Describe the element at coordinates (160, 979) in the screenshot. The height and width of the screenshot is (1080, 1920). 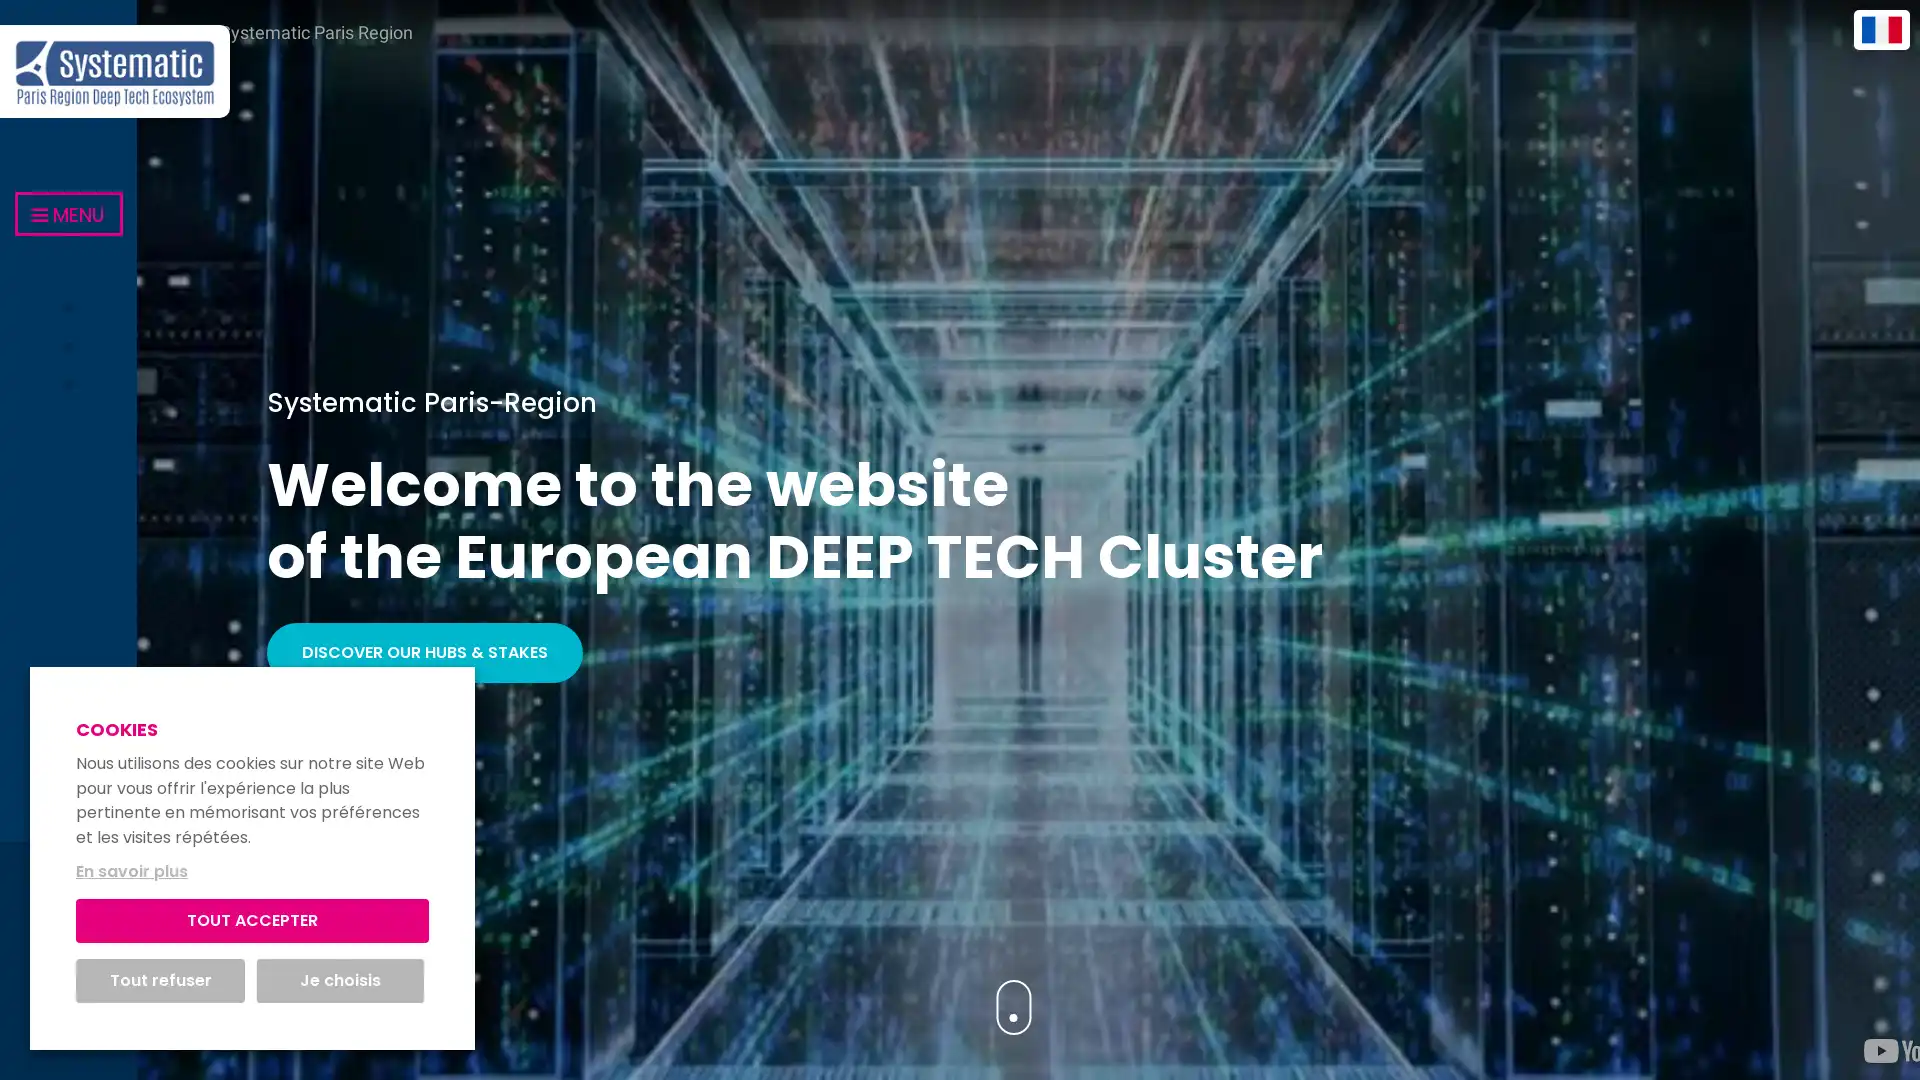
I see `Tout refuser` at that location.